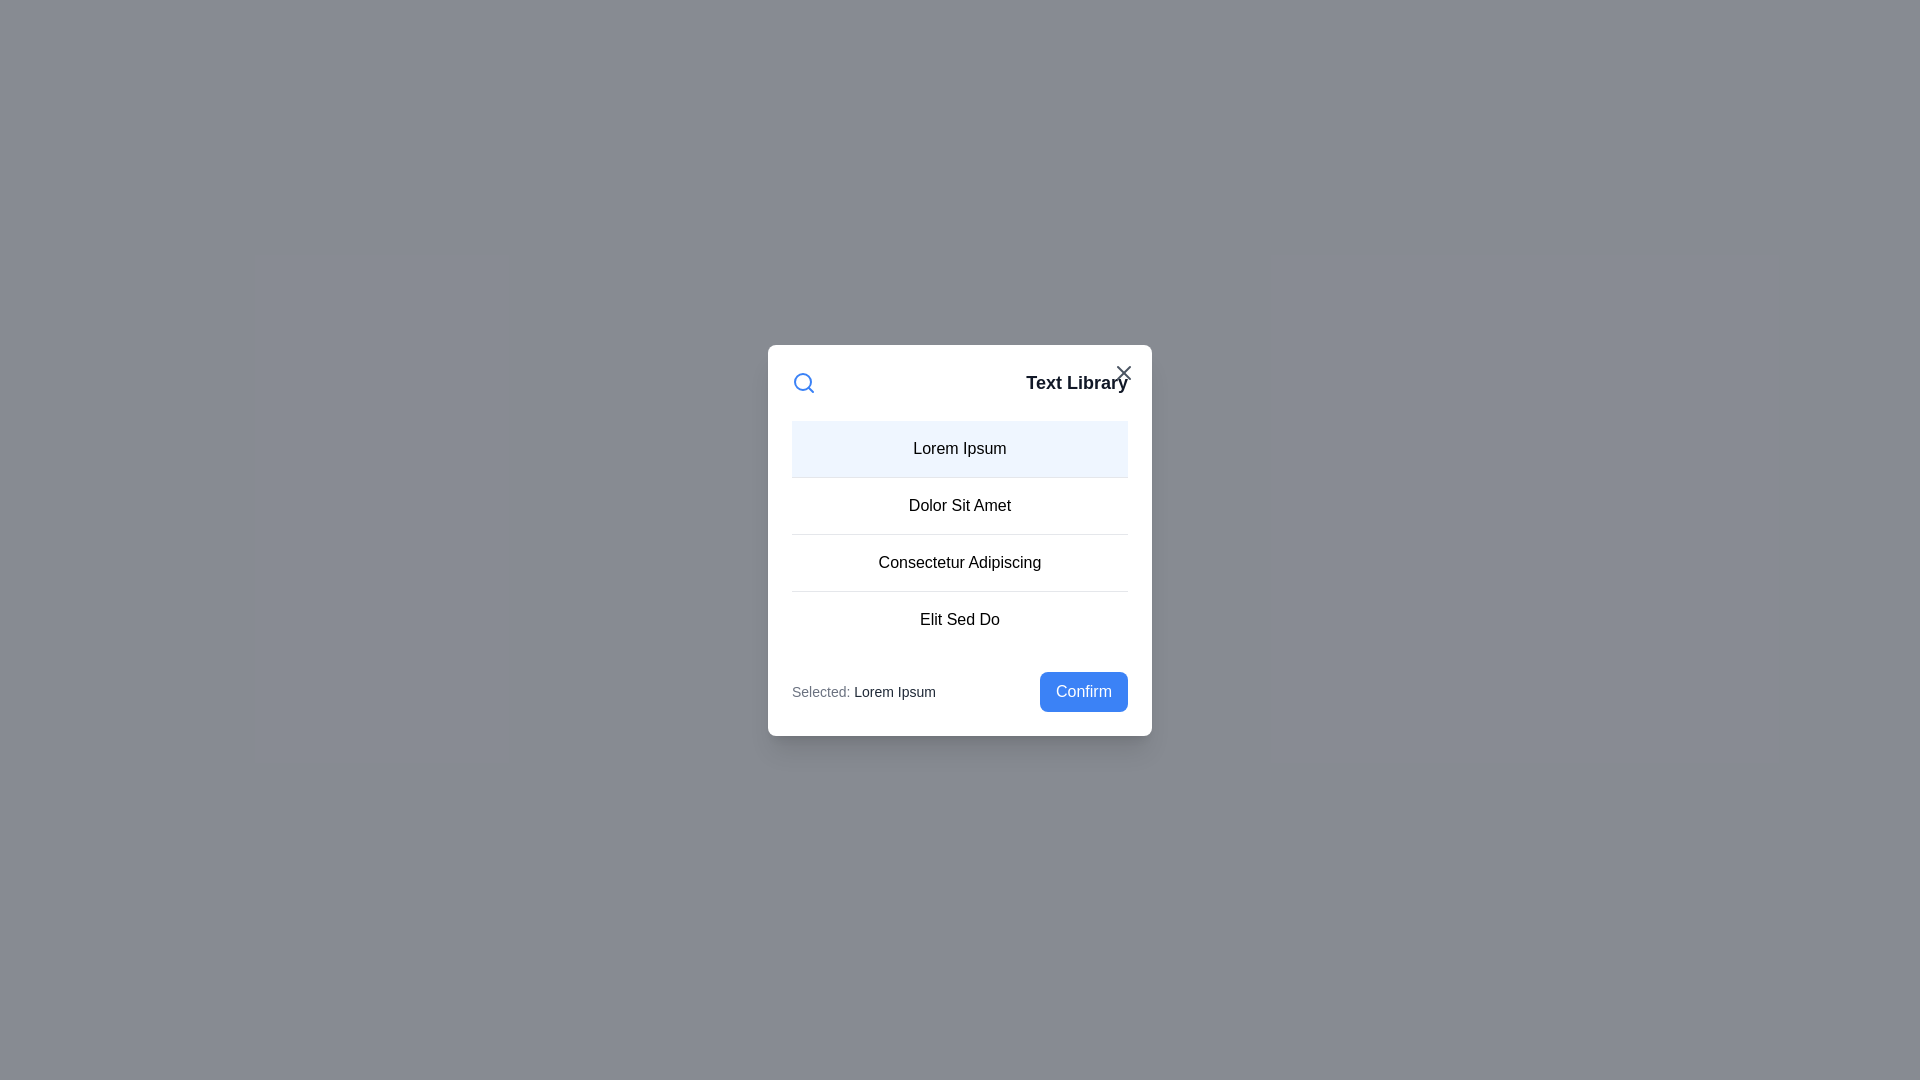 The width and height of the screenshot is (1920, 1080). Describe the element at coordinates (1123, 372) in the screenshot. I see `the close button located at the top-right corner of the dialog` at that location.